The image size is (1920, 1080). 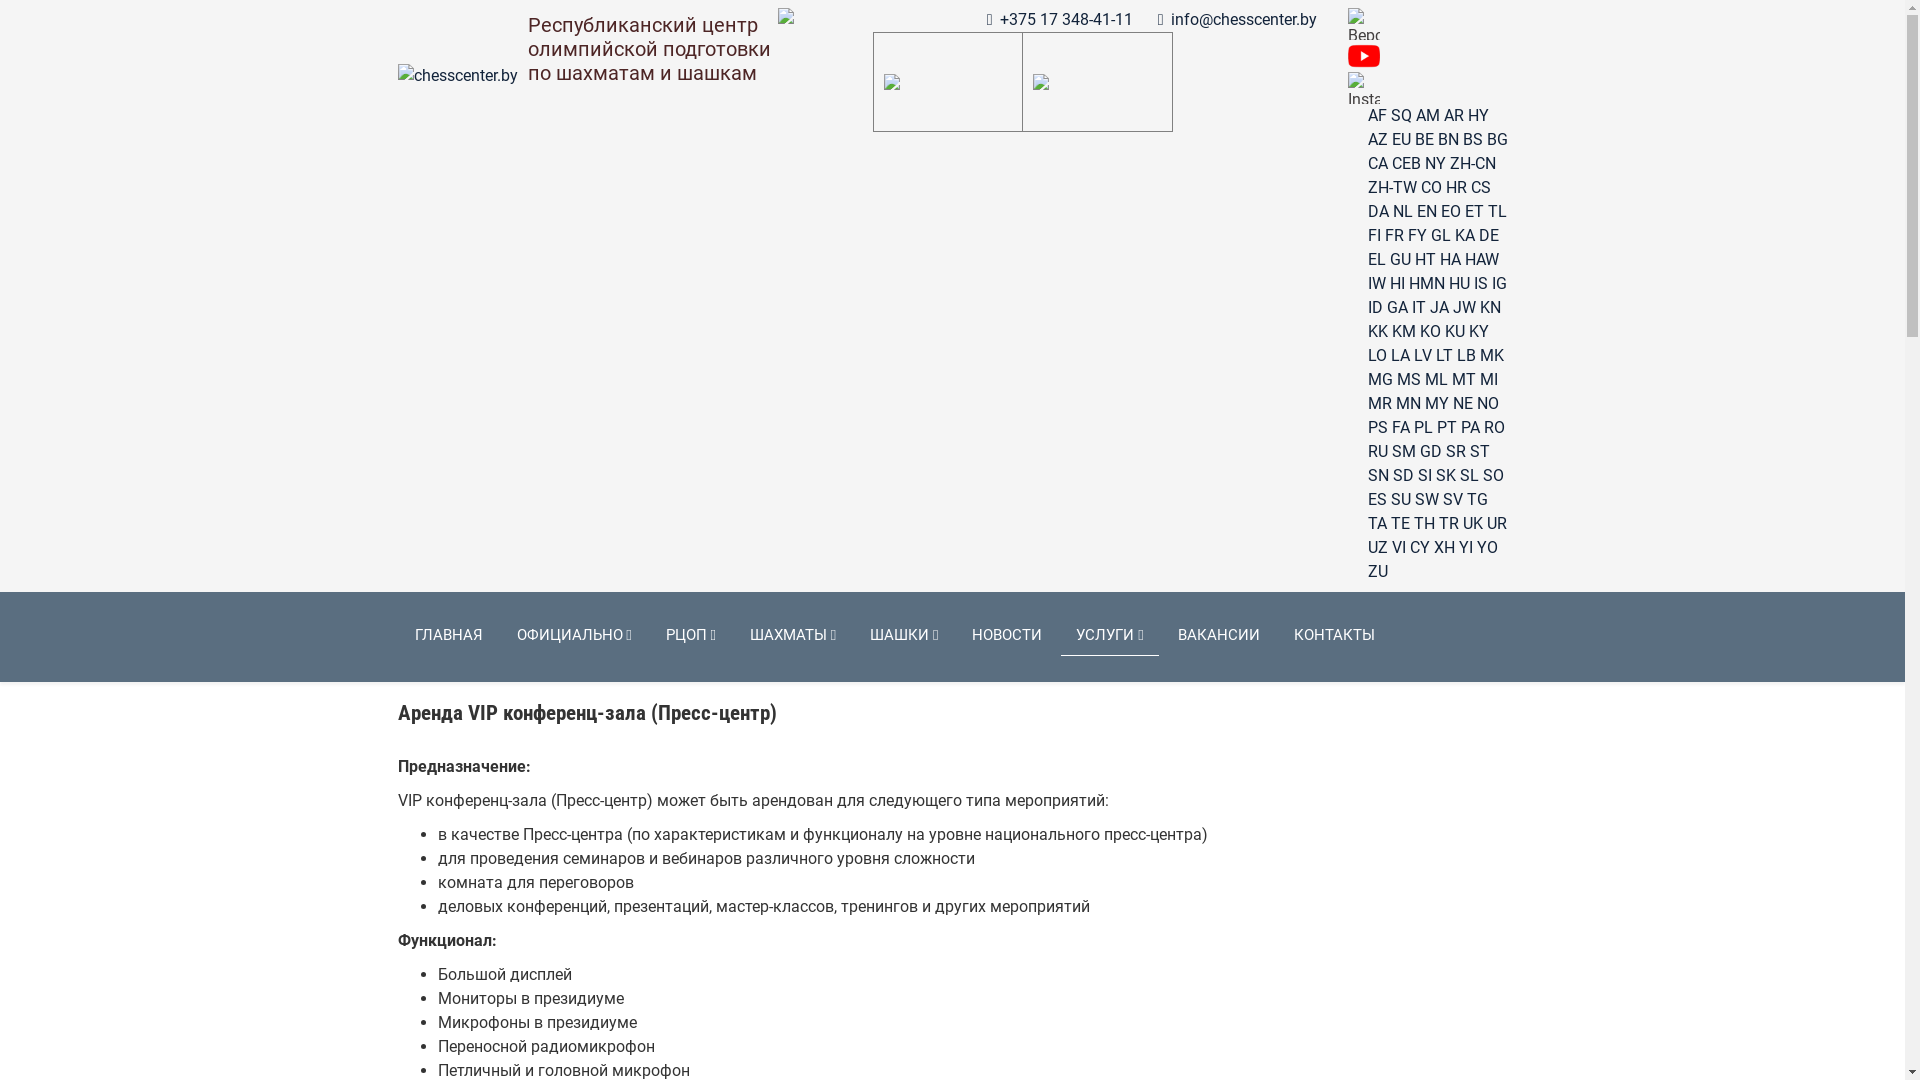 What do you see at coordinates (1434, 379) in the screenshot?
I see `'ML'` at bounding box center [1434, 379].